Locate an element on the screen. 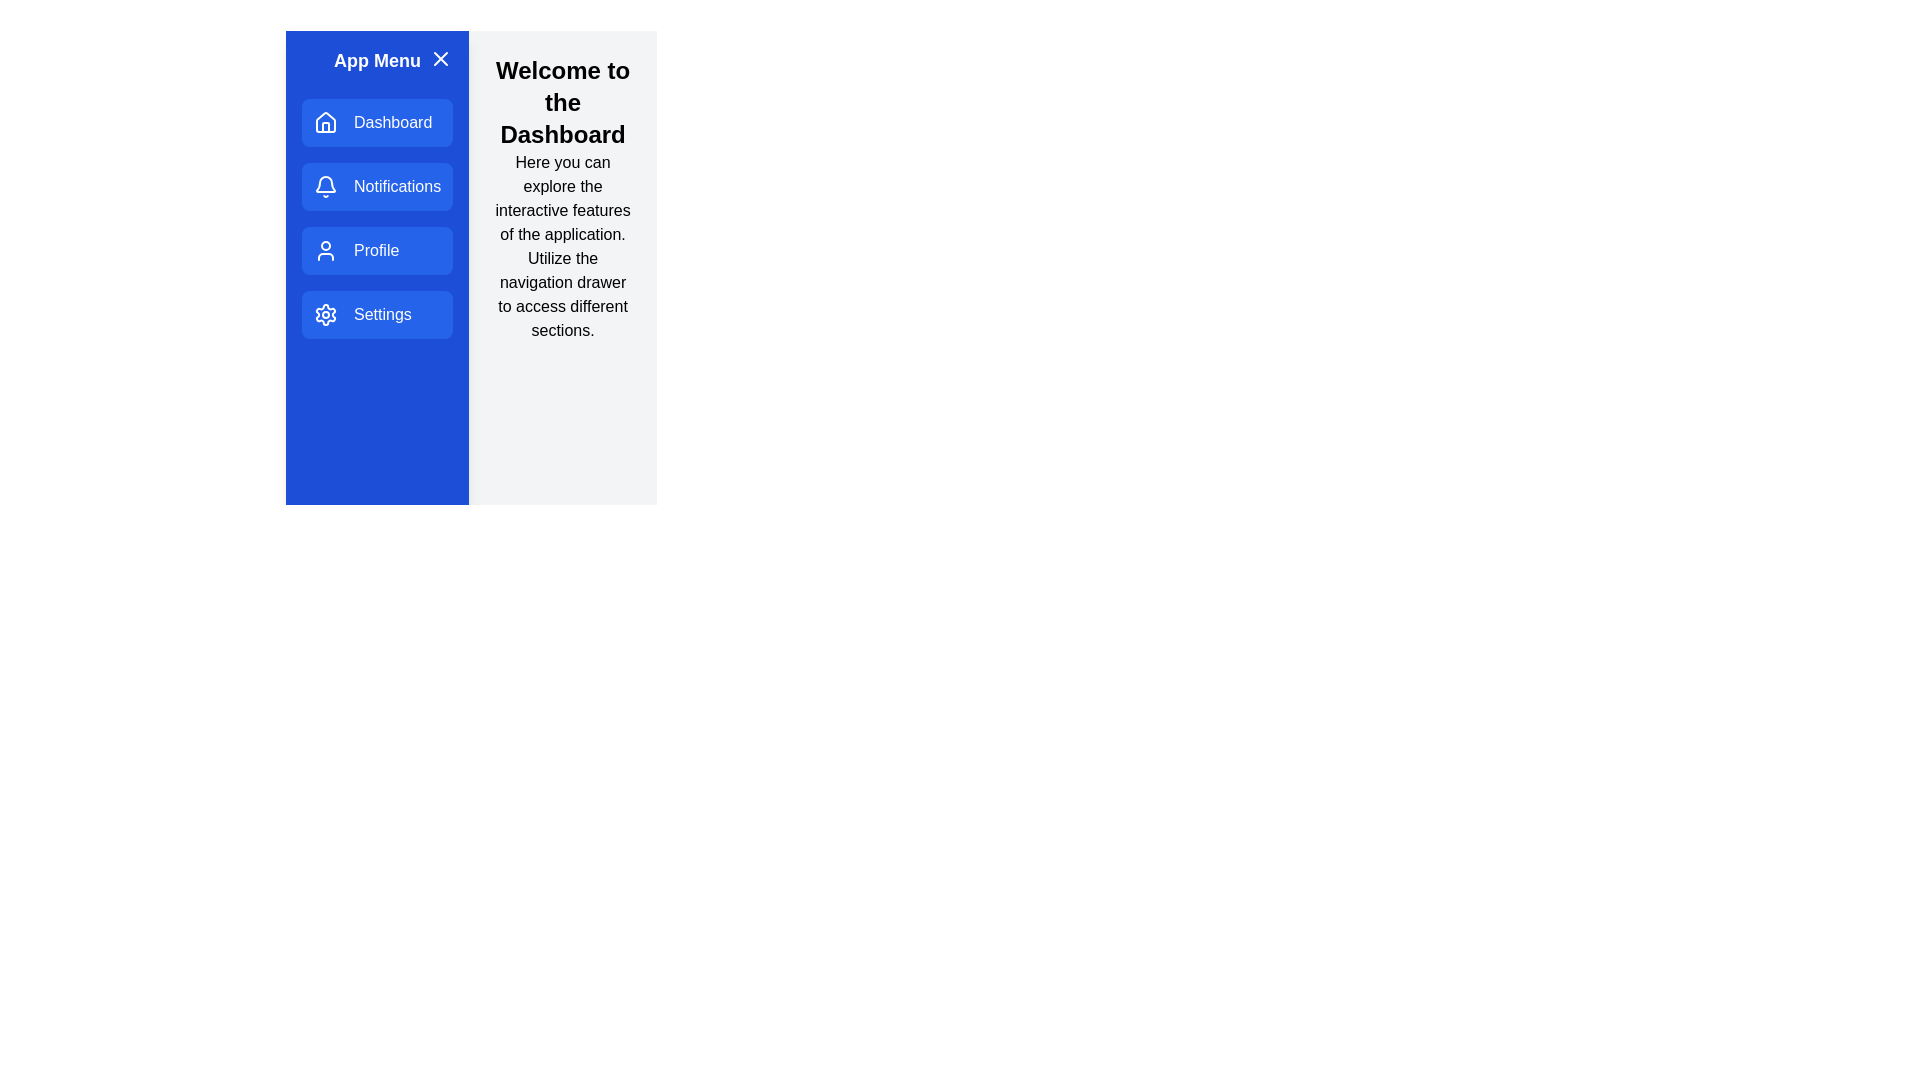  the blue rectangular button with rounded corners labeled 'Dashboard' in the sidebar menu is located at coordinates (377, 123).